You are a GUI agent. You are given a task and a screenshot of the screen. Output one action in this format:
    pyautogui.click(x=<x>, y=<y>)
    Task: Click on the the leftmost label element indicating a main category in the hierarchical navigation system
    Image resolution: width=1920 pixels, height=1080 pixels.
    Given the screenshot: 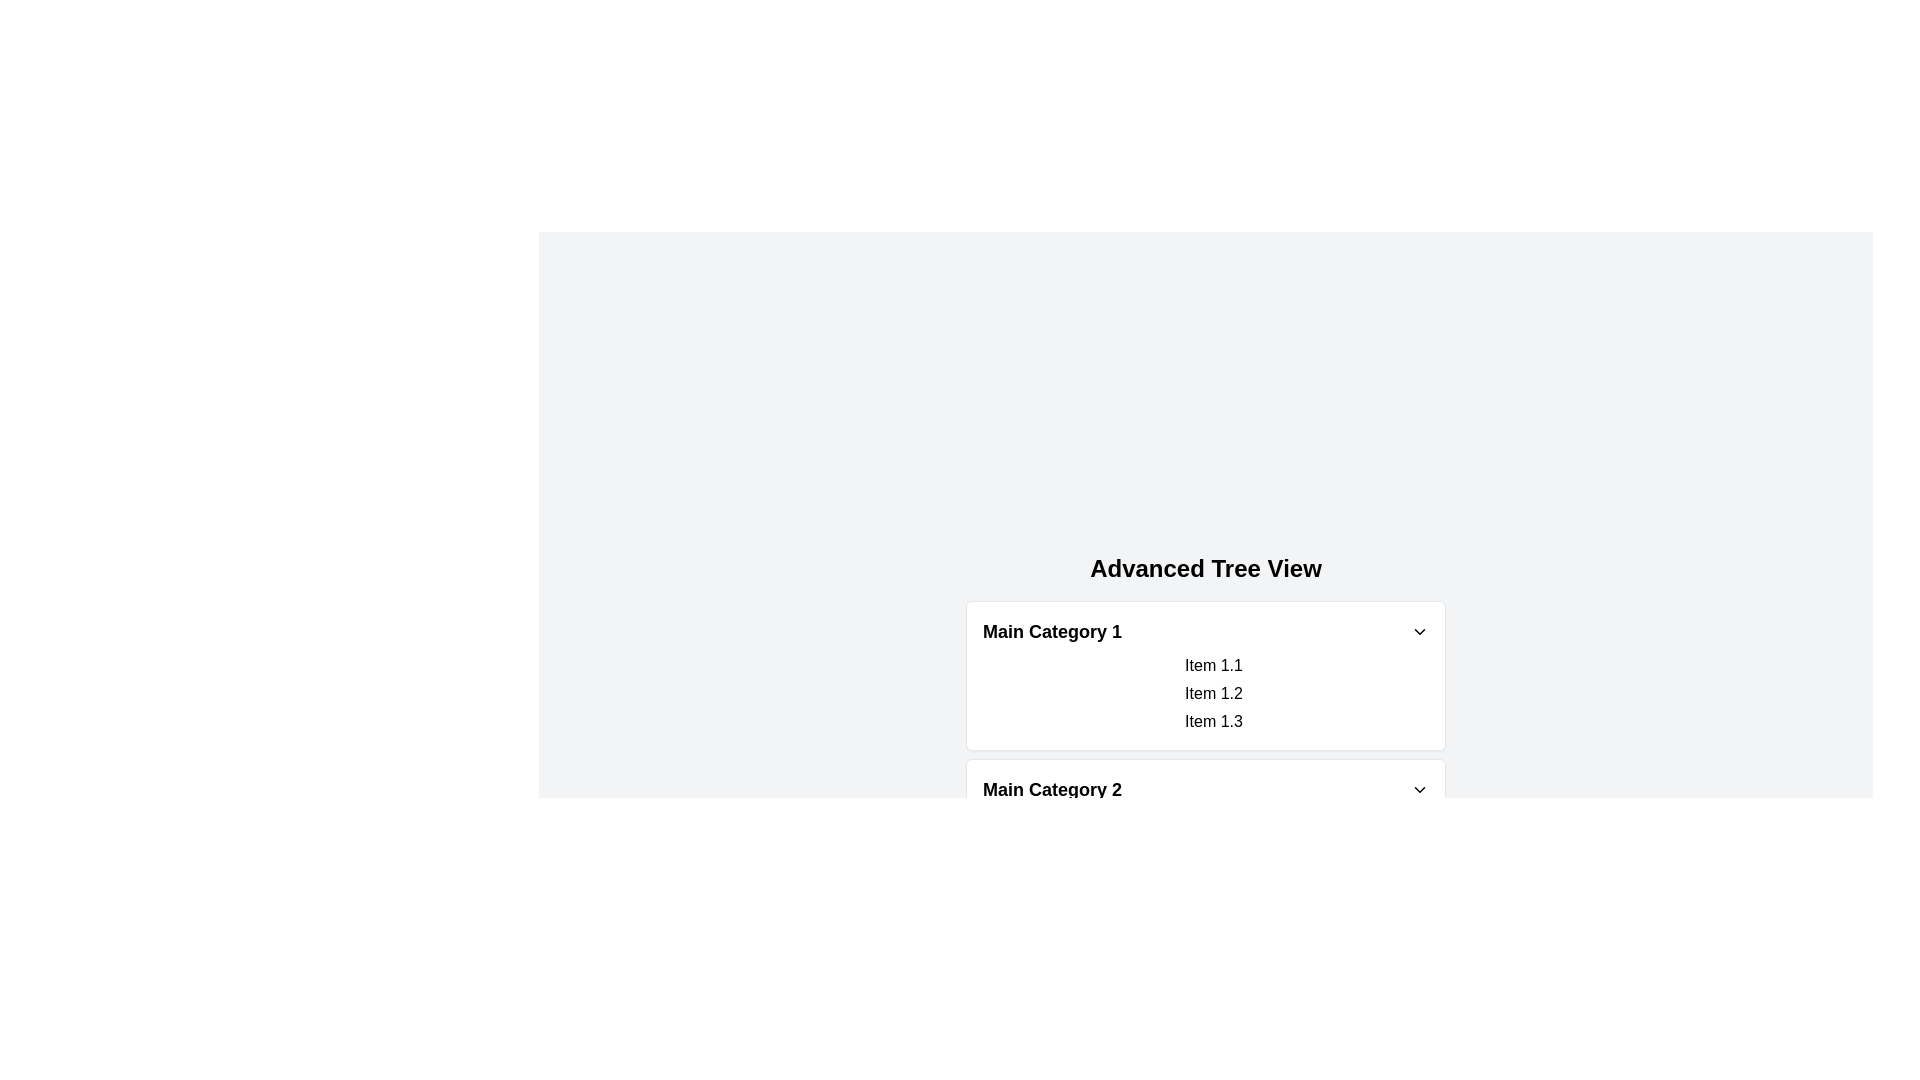 What is the action you would take?
    pyautogui.click(x=1051, y=789)
    